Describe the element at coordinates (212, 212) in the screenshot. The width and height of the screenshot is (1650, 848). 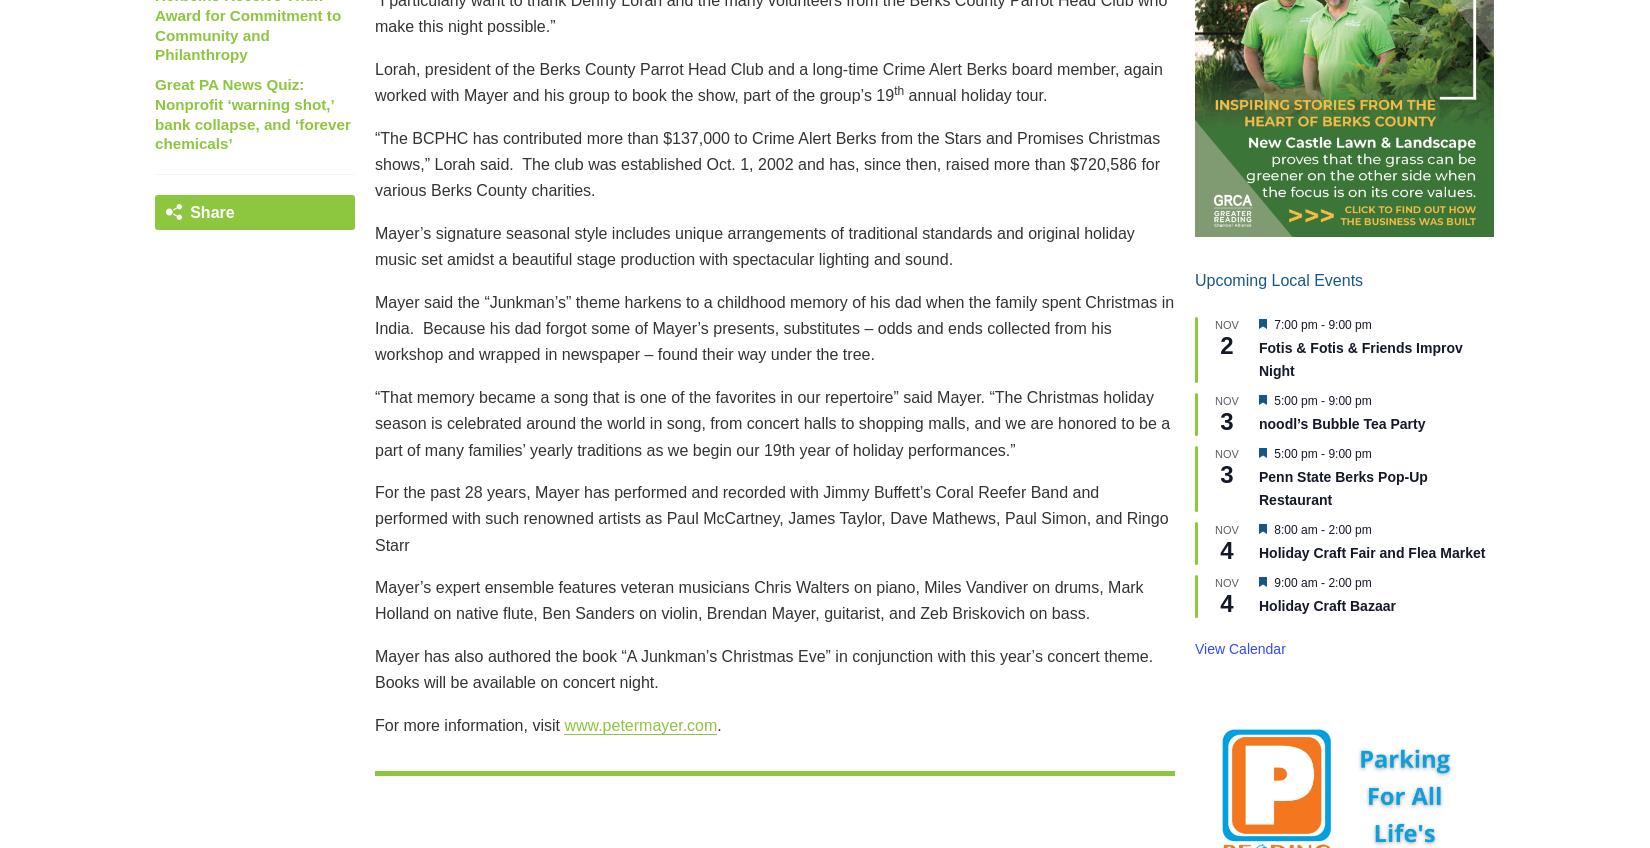
I see `'Share'` at that location.